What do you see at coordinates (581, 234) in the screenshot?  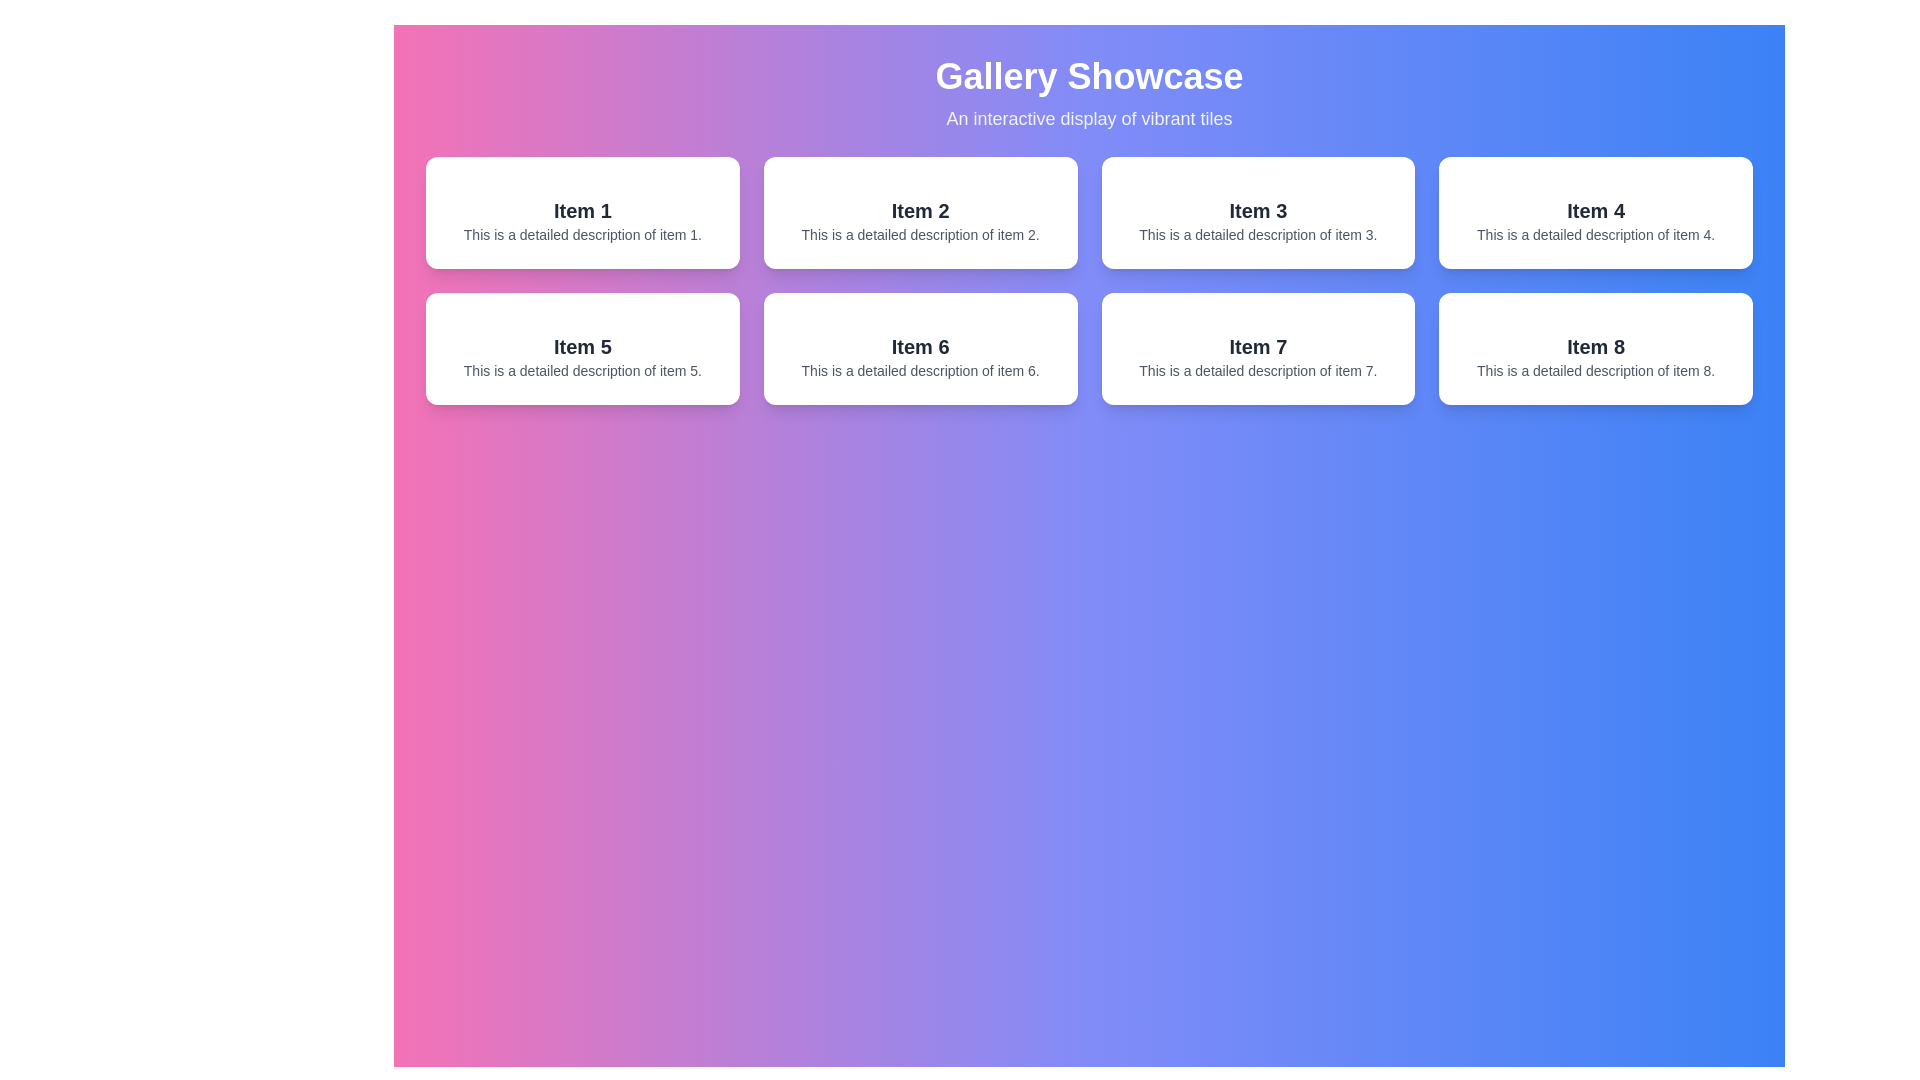 I see `text content of the Text Label element displaying 'This is a detailed description of item 1.' located below the title 'Item 1' in the first card of the 'Gallery Showcase'` at bounding box center [581, 234].